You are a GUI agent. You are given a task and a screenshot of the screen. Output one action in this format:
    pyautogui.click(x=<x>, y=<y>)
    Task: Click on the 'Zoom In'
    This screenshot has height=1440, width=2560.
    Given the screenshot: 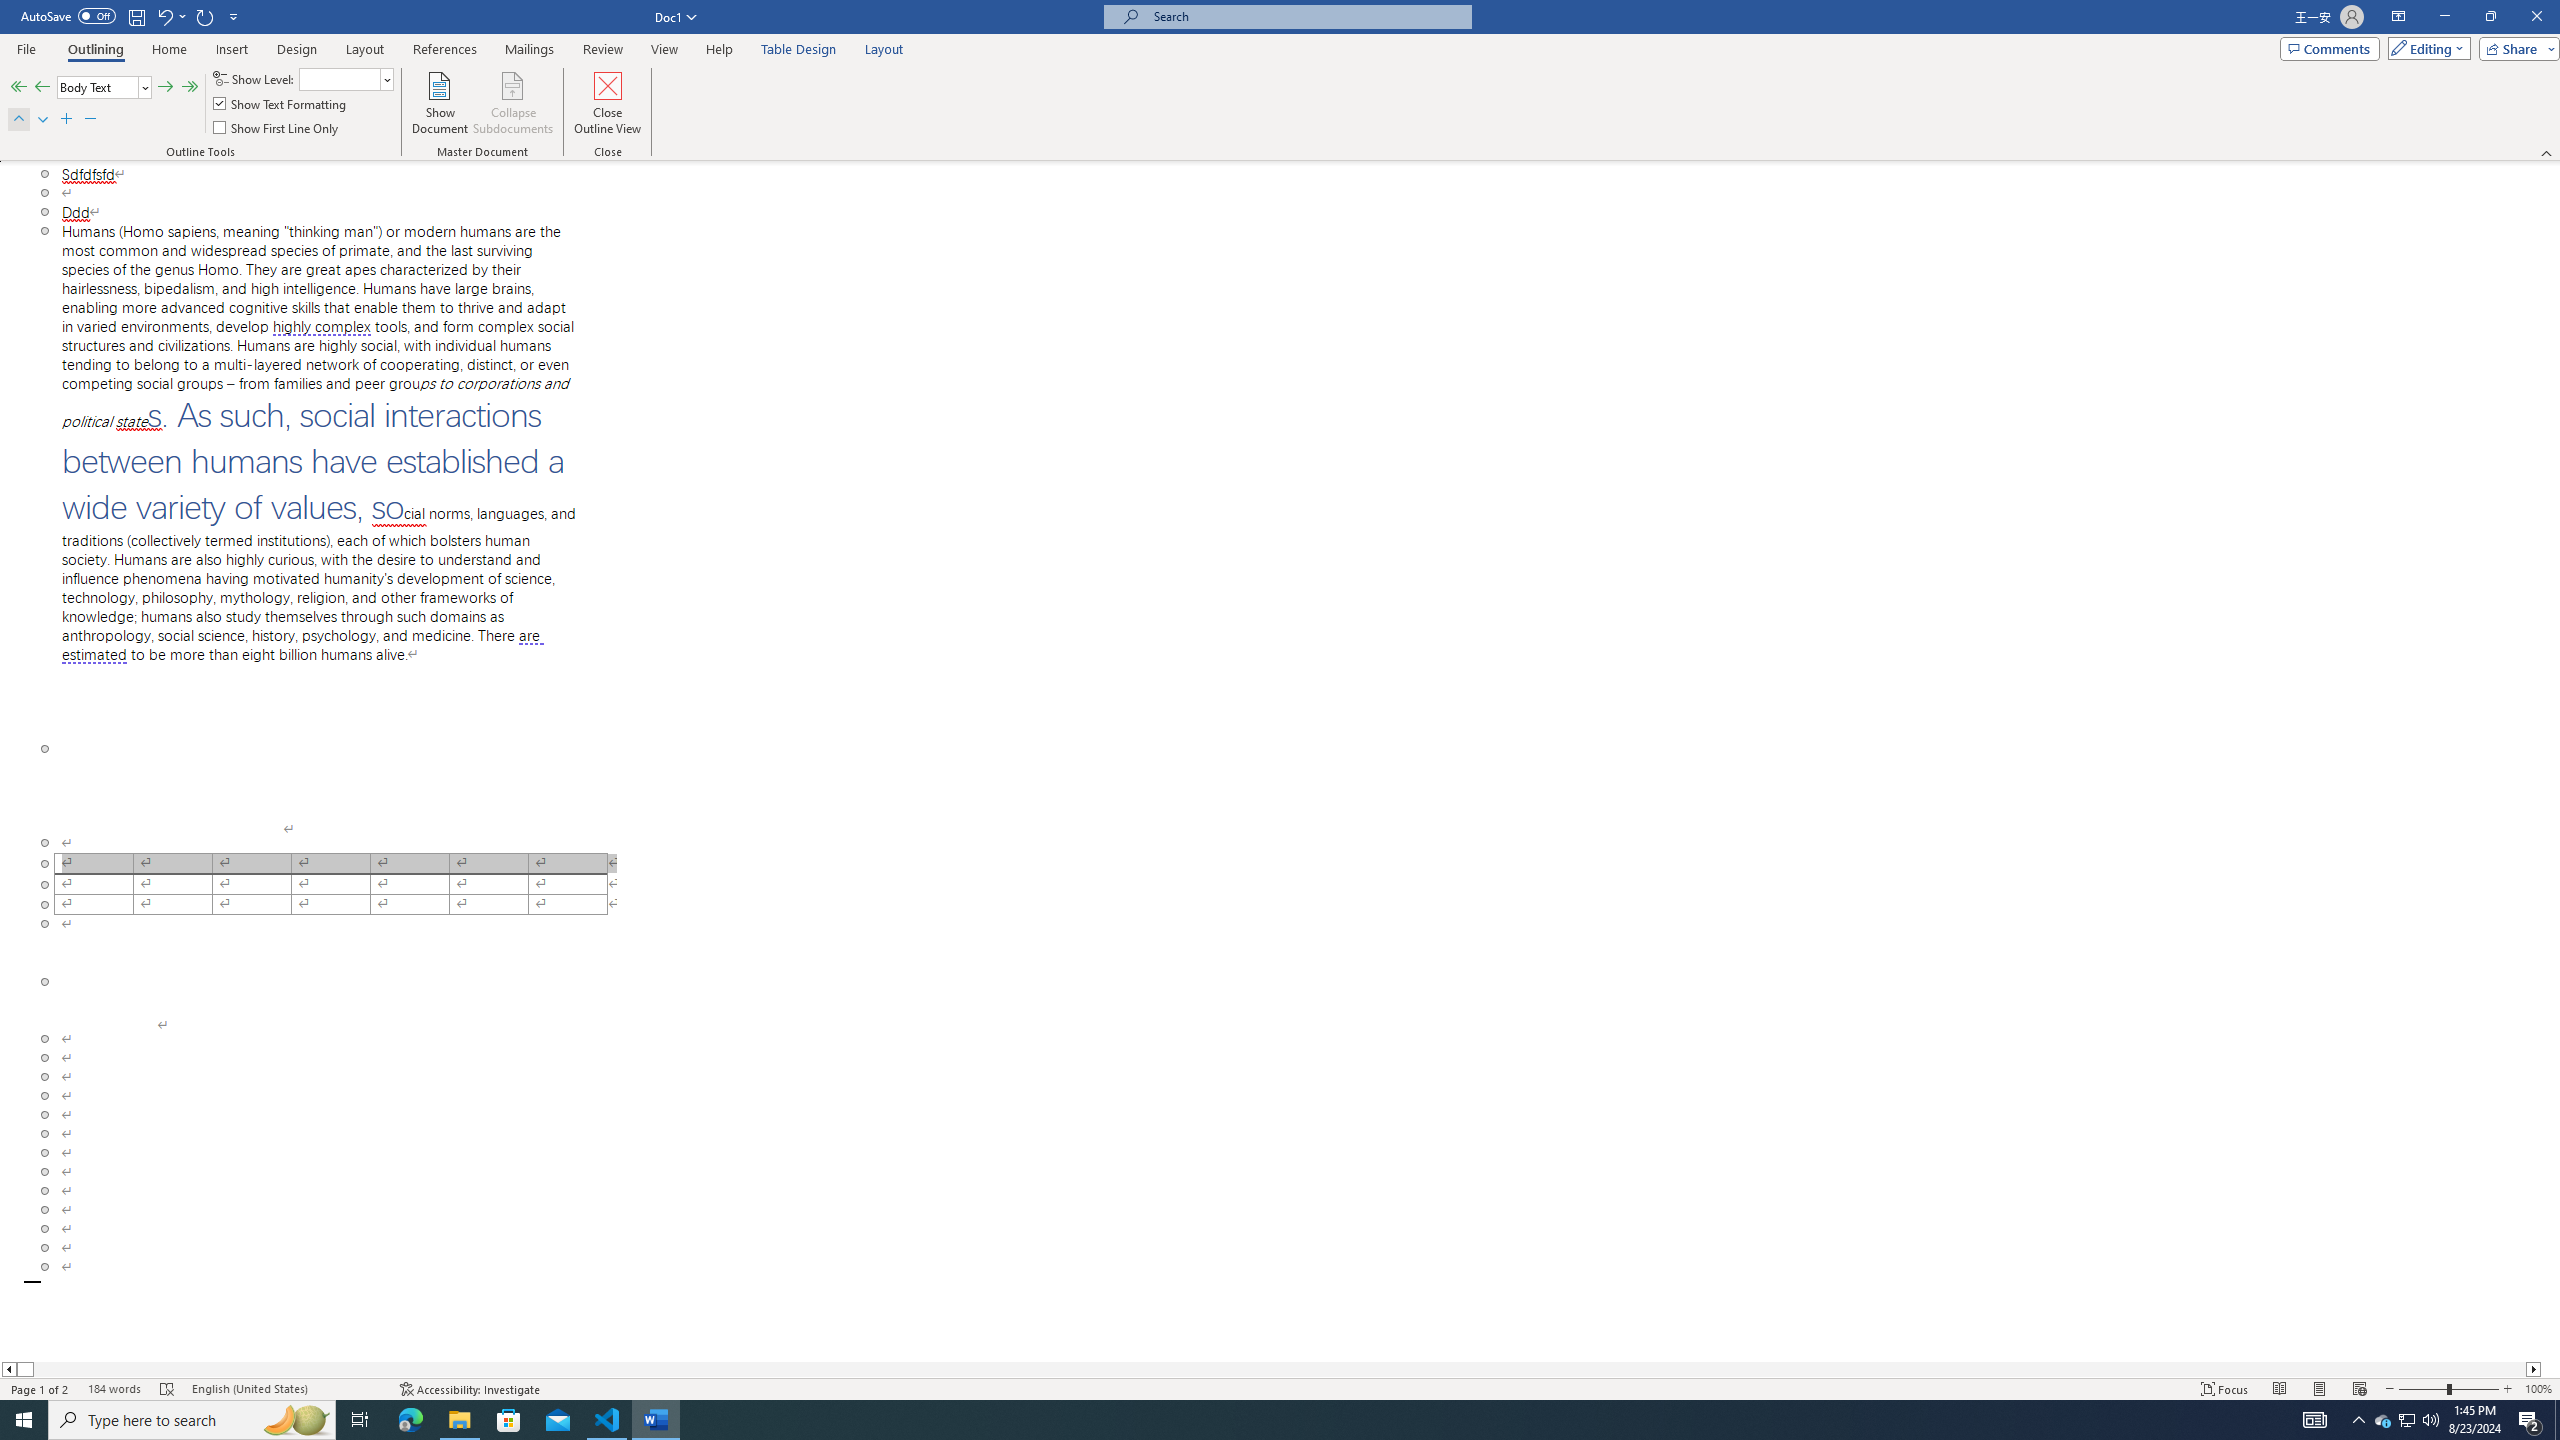 What is the action you would take?
    pyautogui.click(x=2507, y=1389)
    